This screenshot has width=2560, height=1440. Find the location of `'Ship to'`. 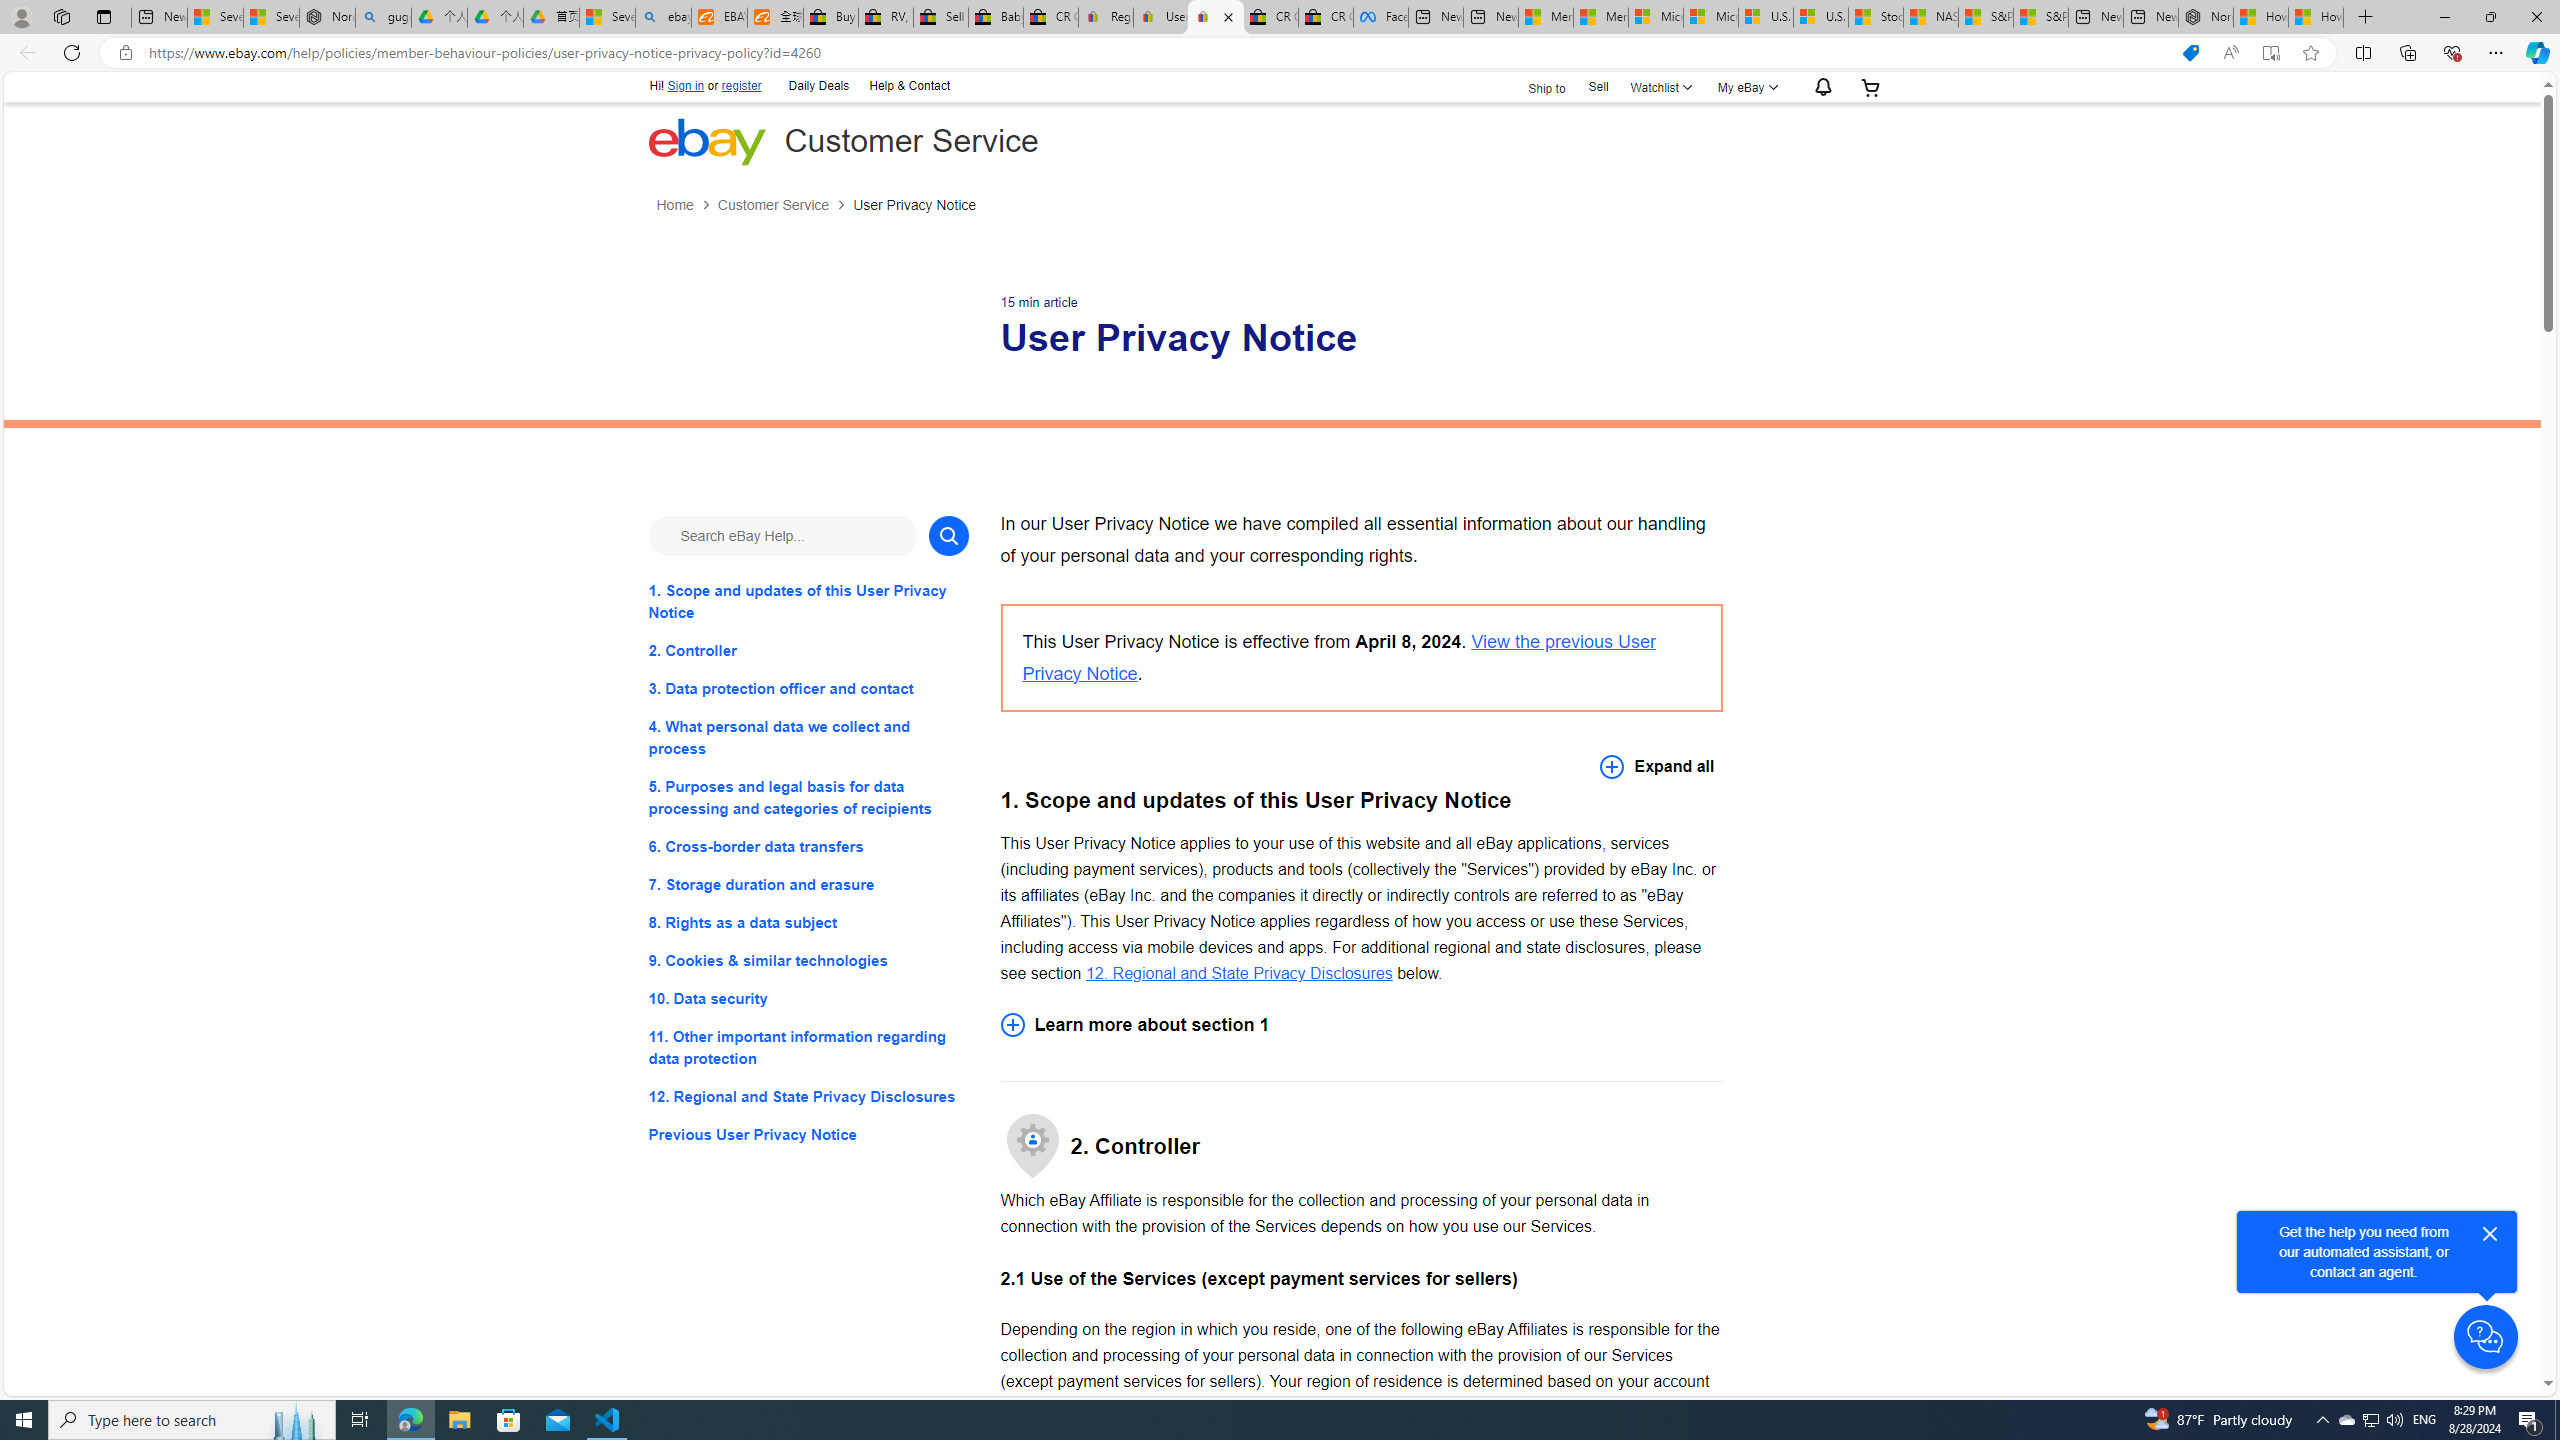

'Ship to' is located at coordinates (1533, 88).